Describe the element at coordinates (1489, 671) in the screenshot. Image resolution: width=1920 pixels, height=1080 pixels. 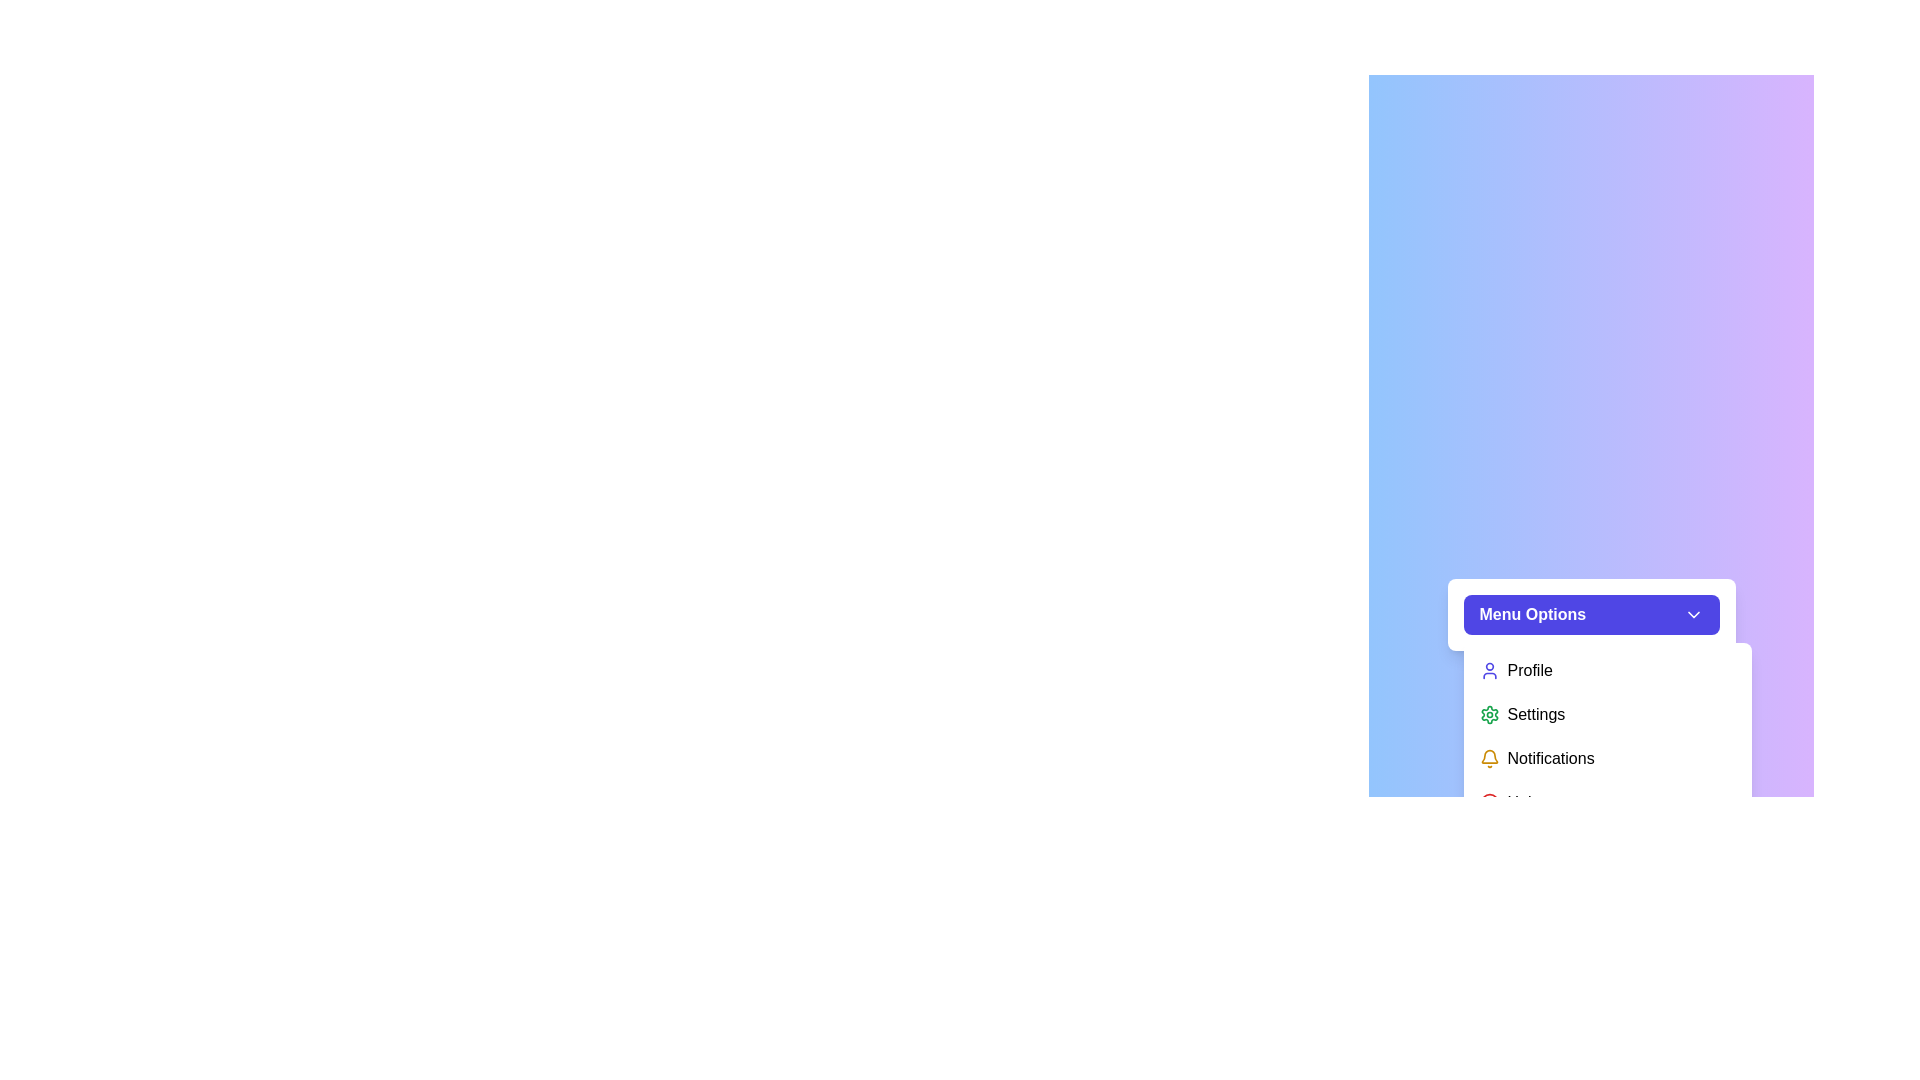
I see `the circular profile icon with a blue outline next to the 'Profile' text` at that location.